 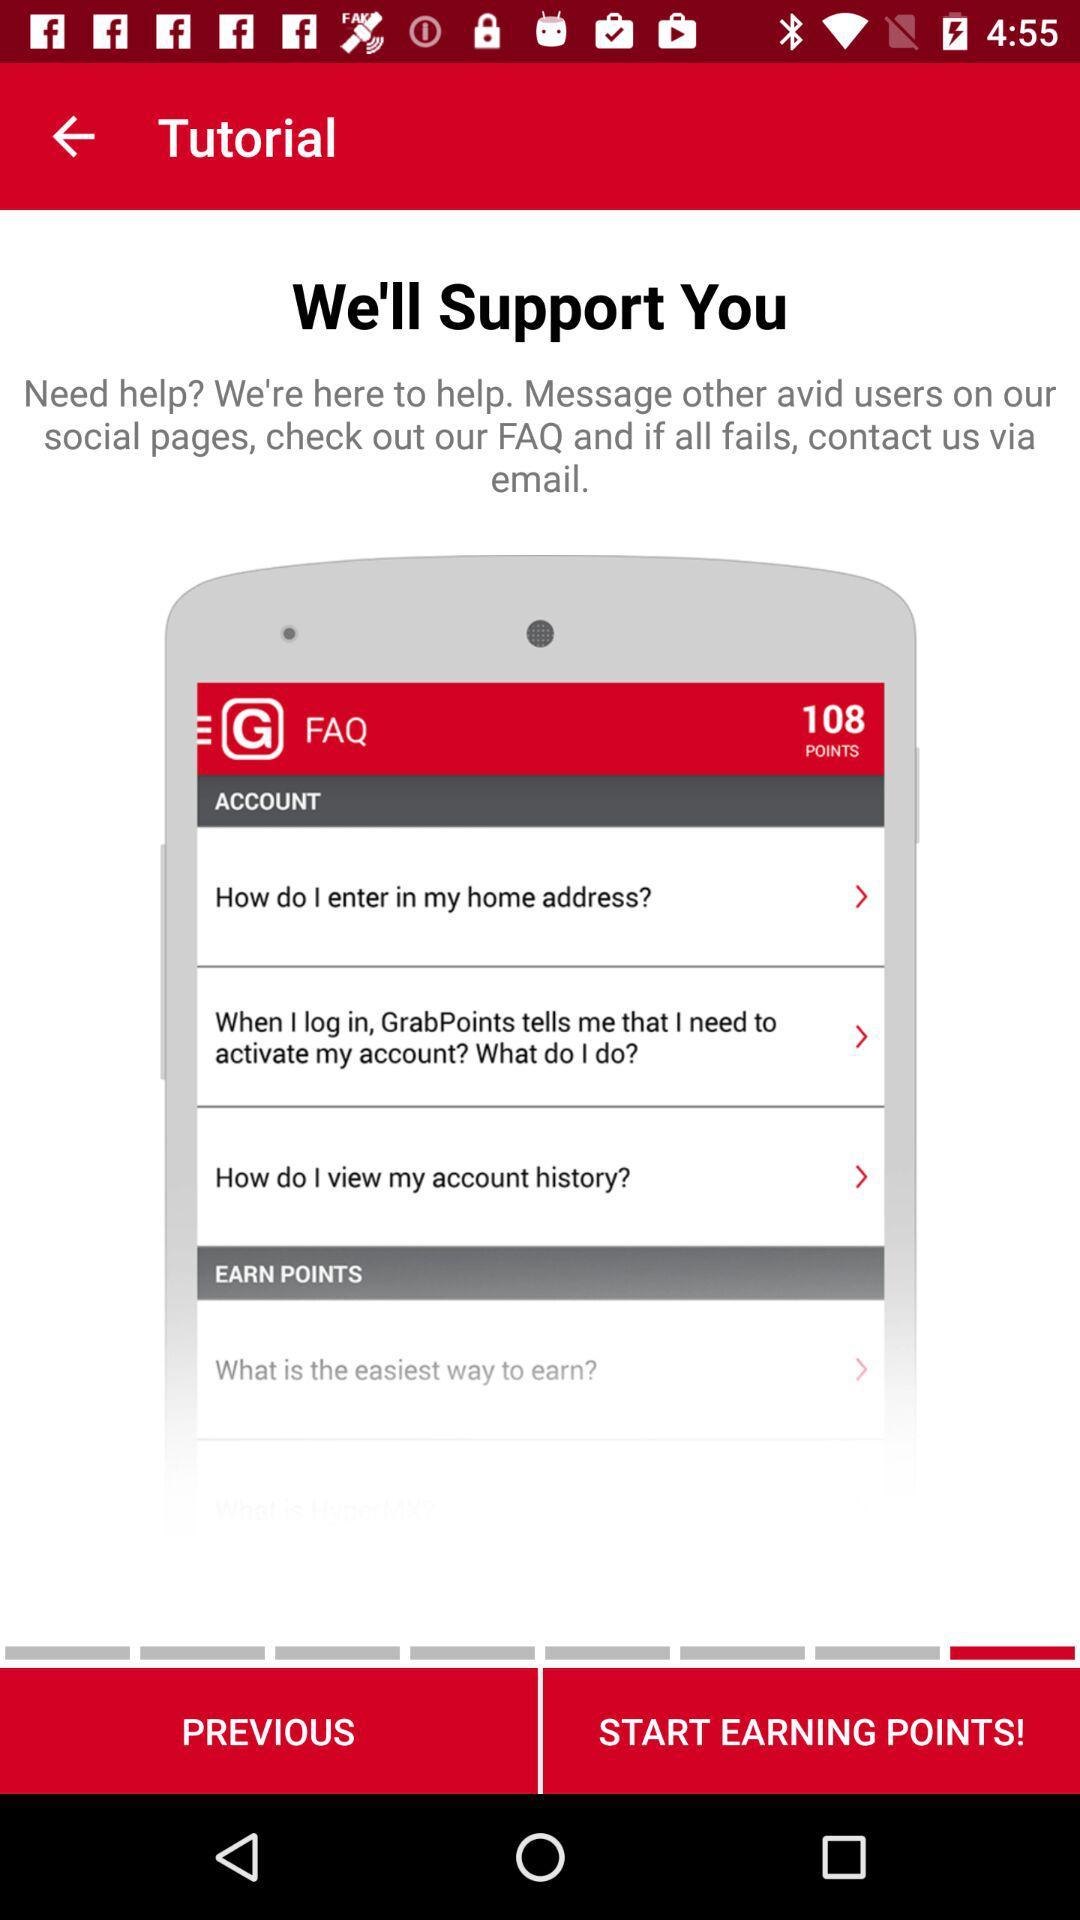 I want to click on the icon to the left of tutorial item, so click(x=72, y=135).